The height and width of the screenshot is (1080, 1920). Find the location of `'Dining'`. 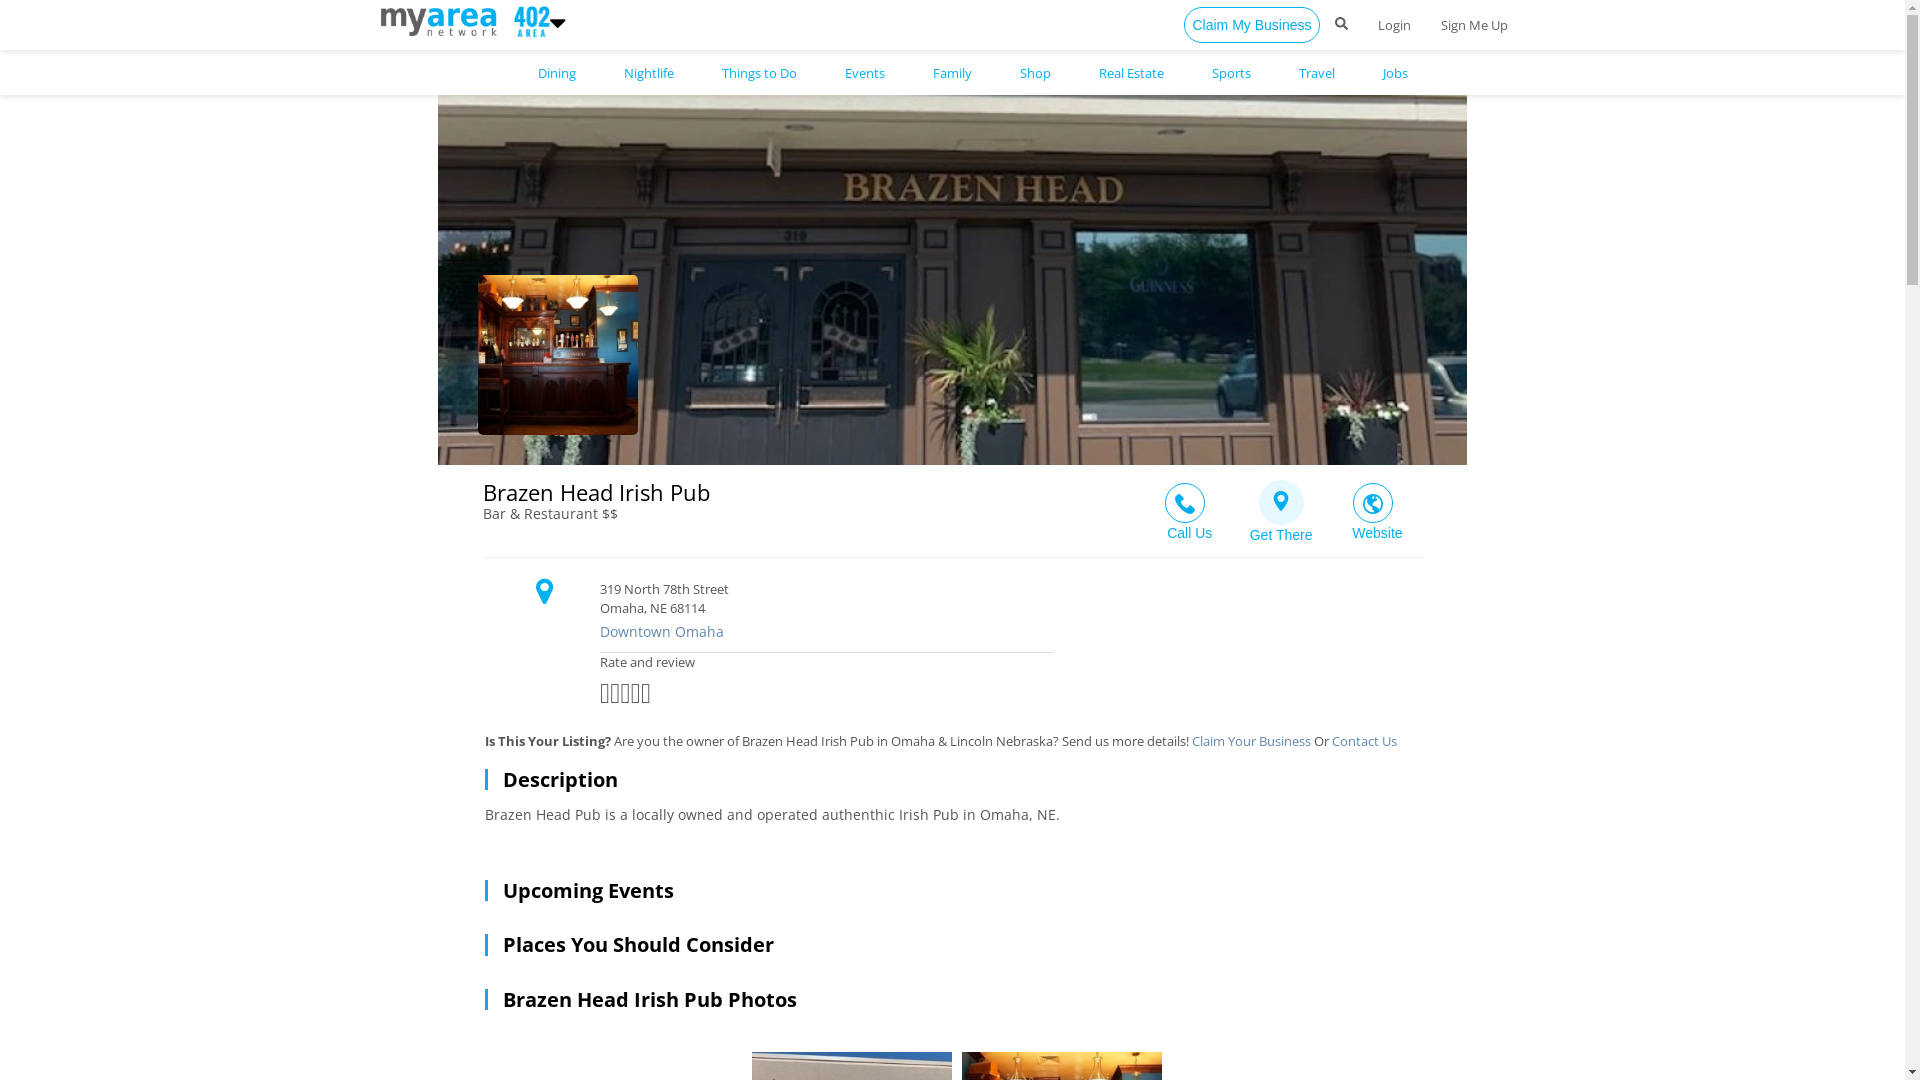

'Dining' is located at coordinates (556, 72).